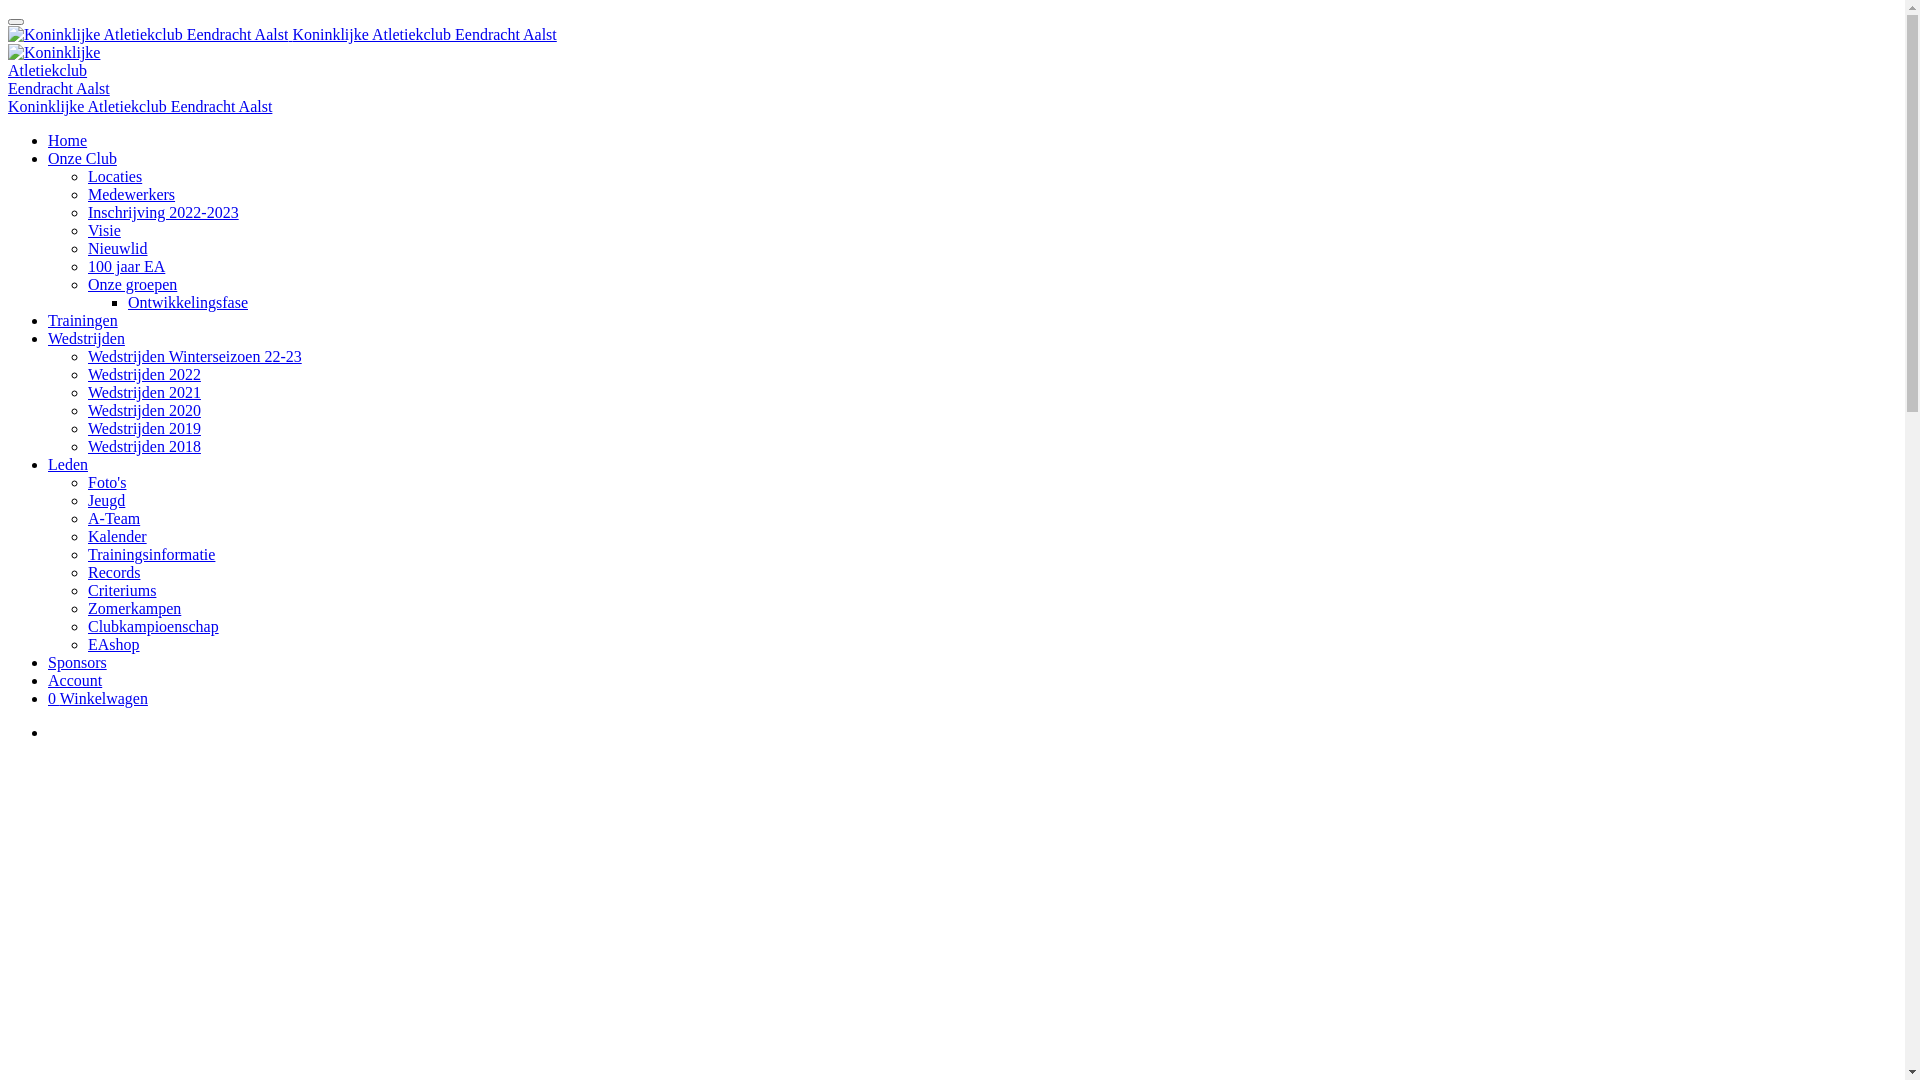  Describe the element at coordinates (147, 34) in the screenshot. I see `'Koninklijke Atletiekclub Eendracht Aalst'` at that location.